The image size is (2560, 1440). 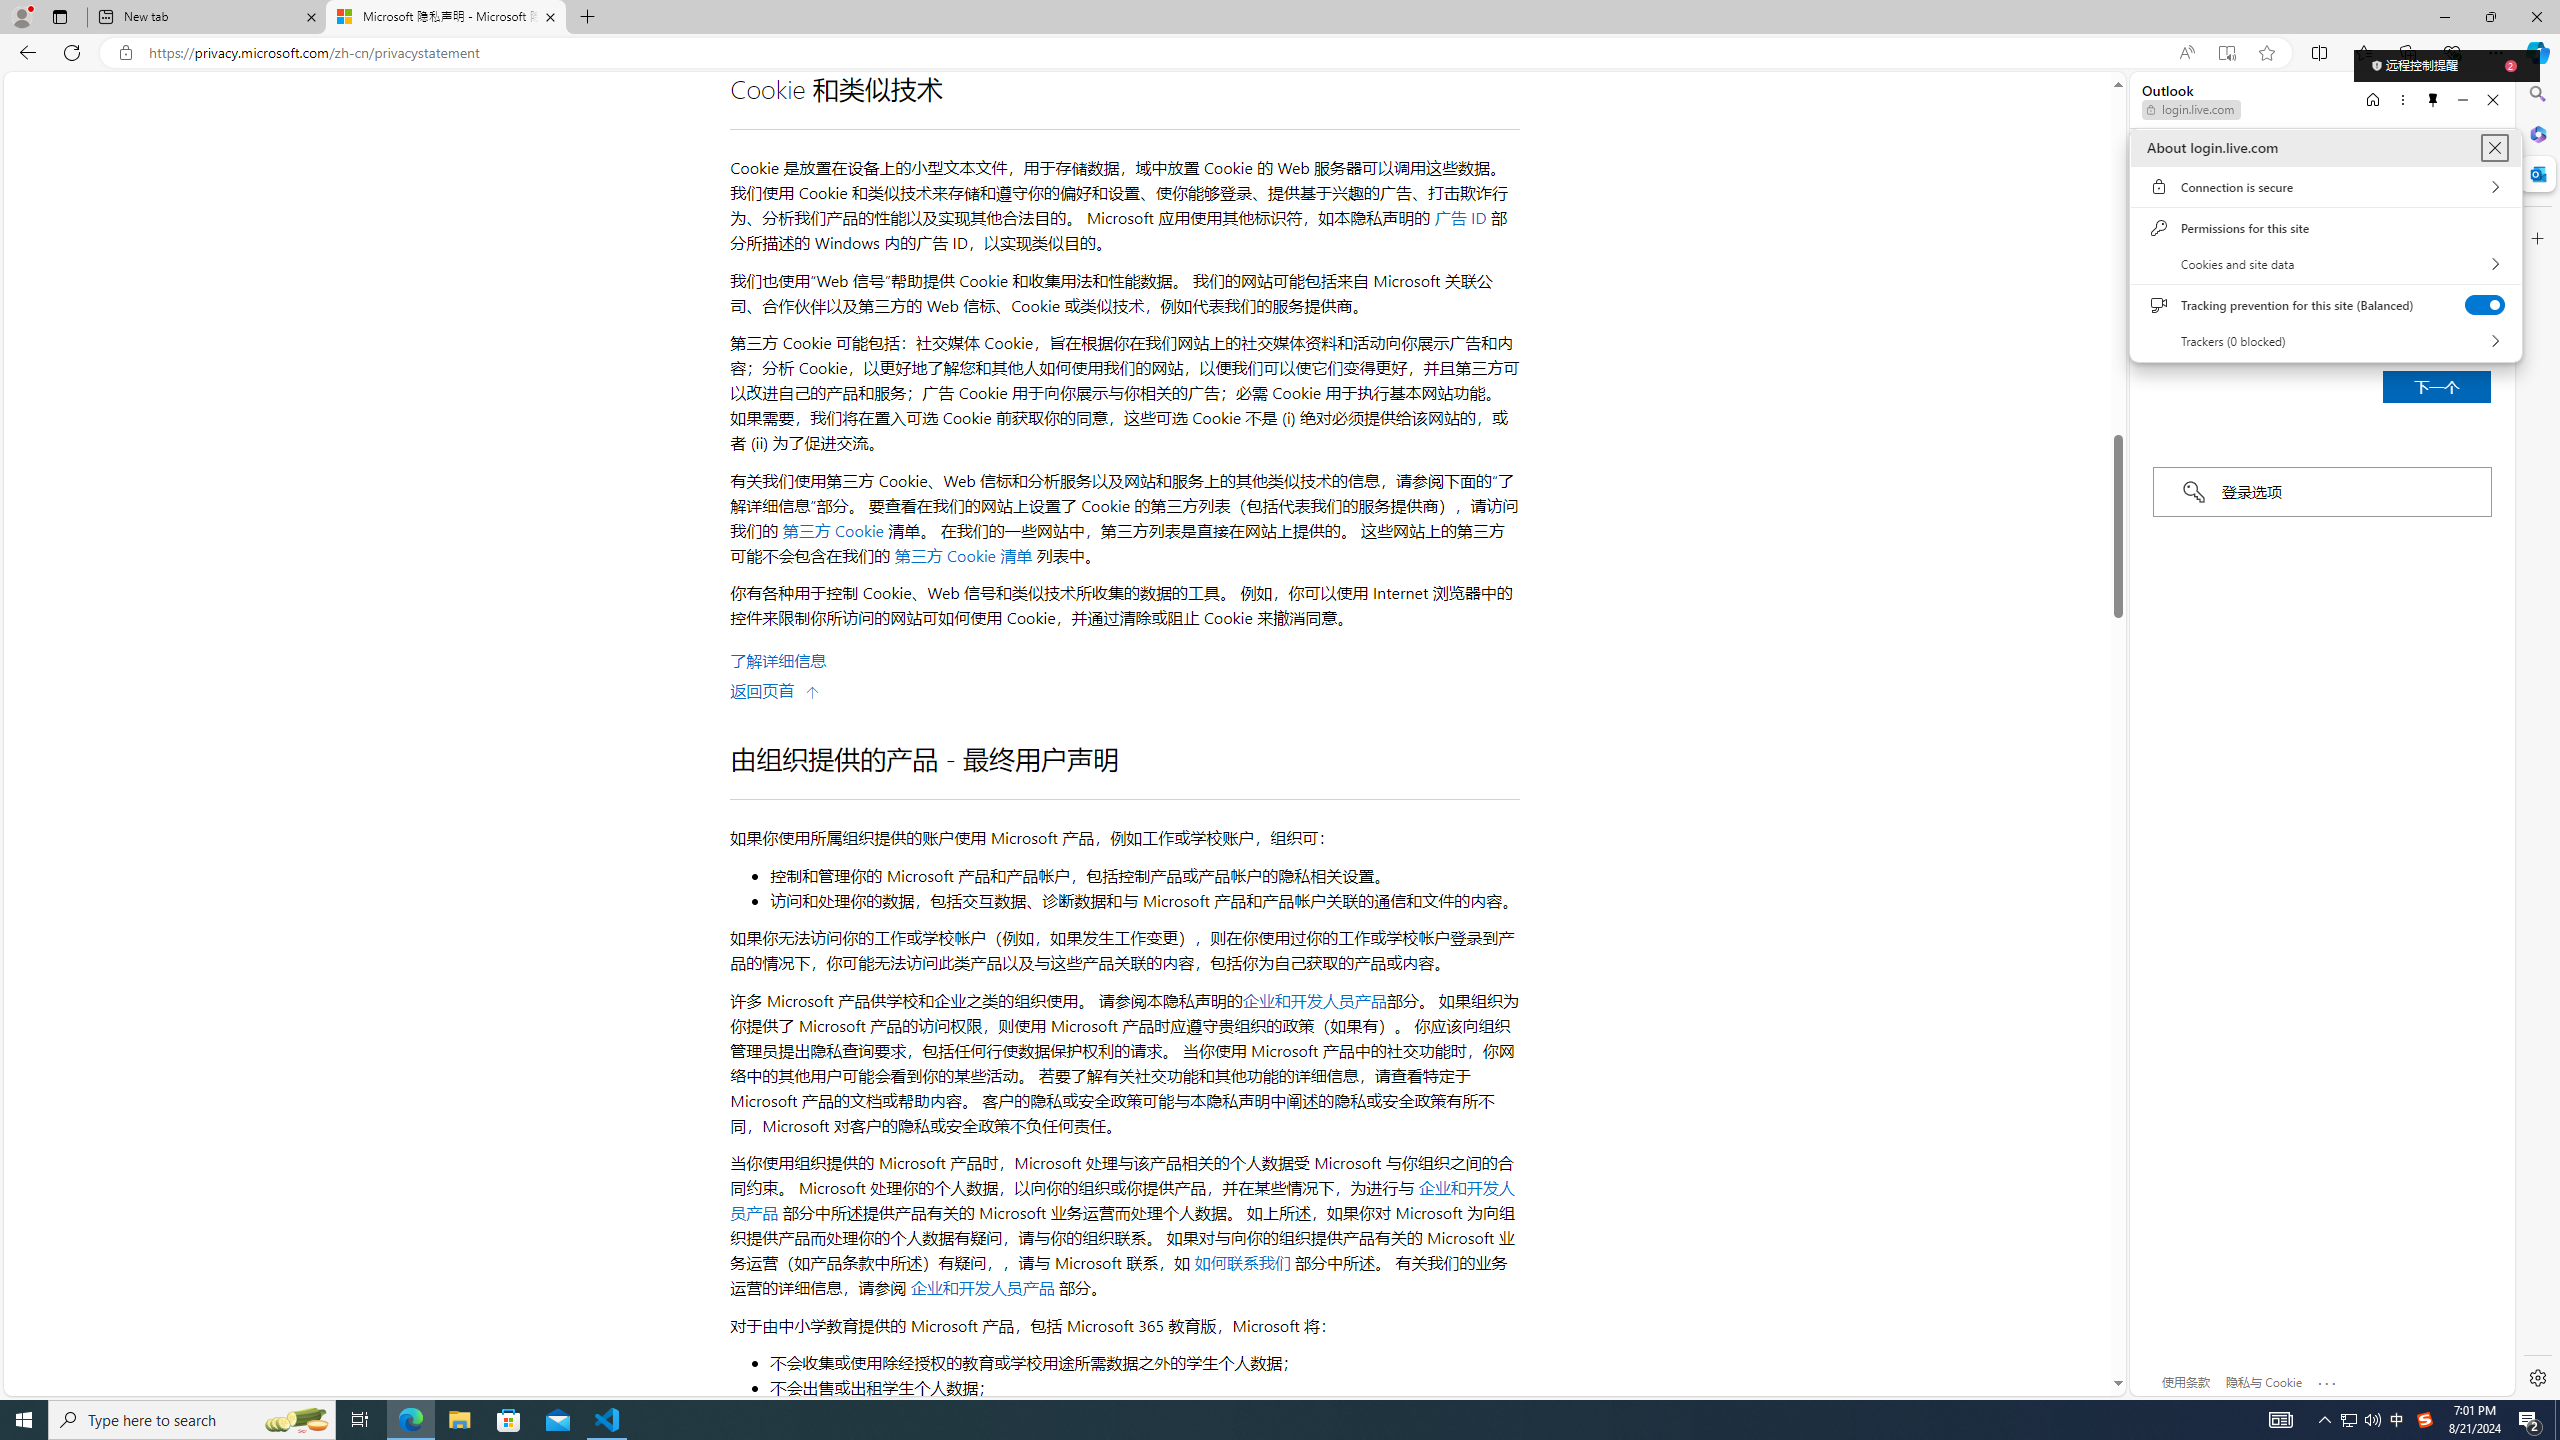 I want to click on 'Connection is secure', so click(x=2324, y=185).